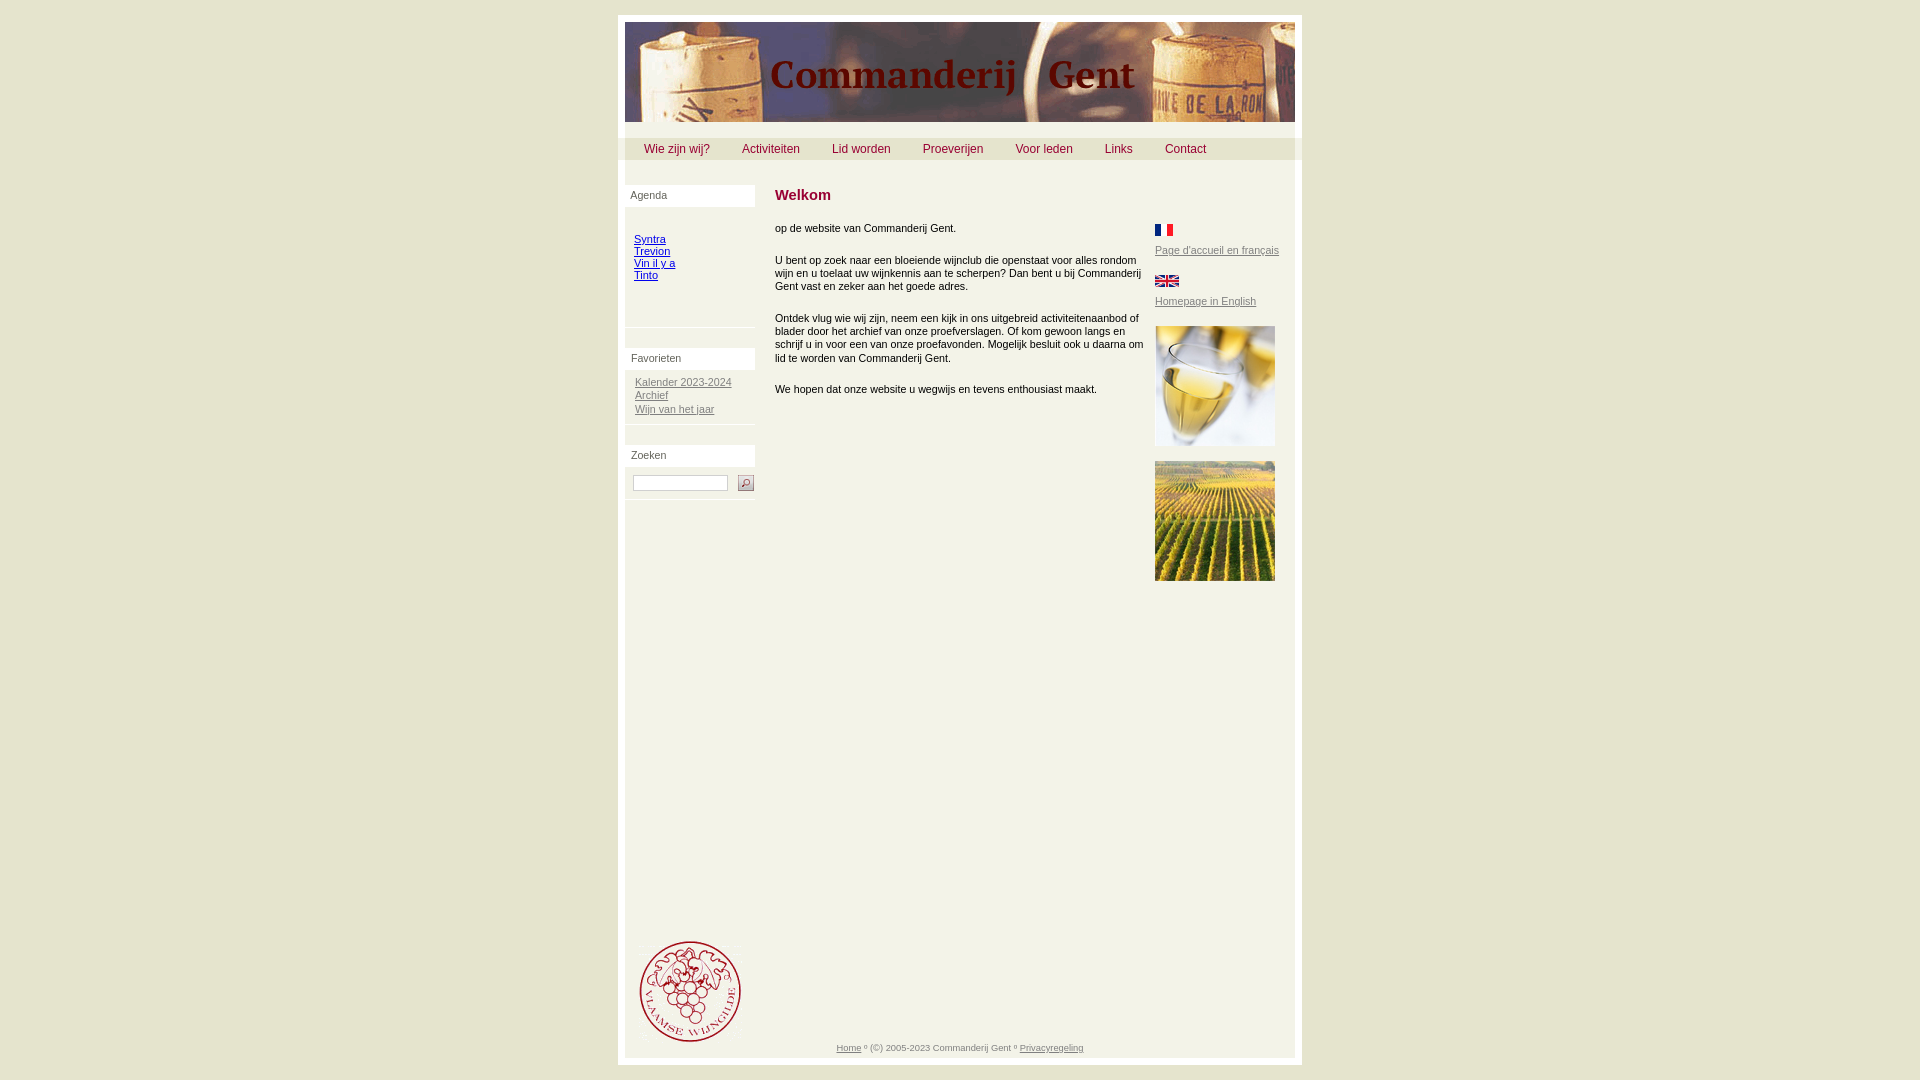  I want to click on 'Privacyregeling', so click(1019, 1047).